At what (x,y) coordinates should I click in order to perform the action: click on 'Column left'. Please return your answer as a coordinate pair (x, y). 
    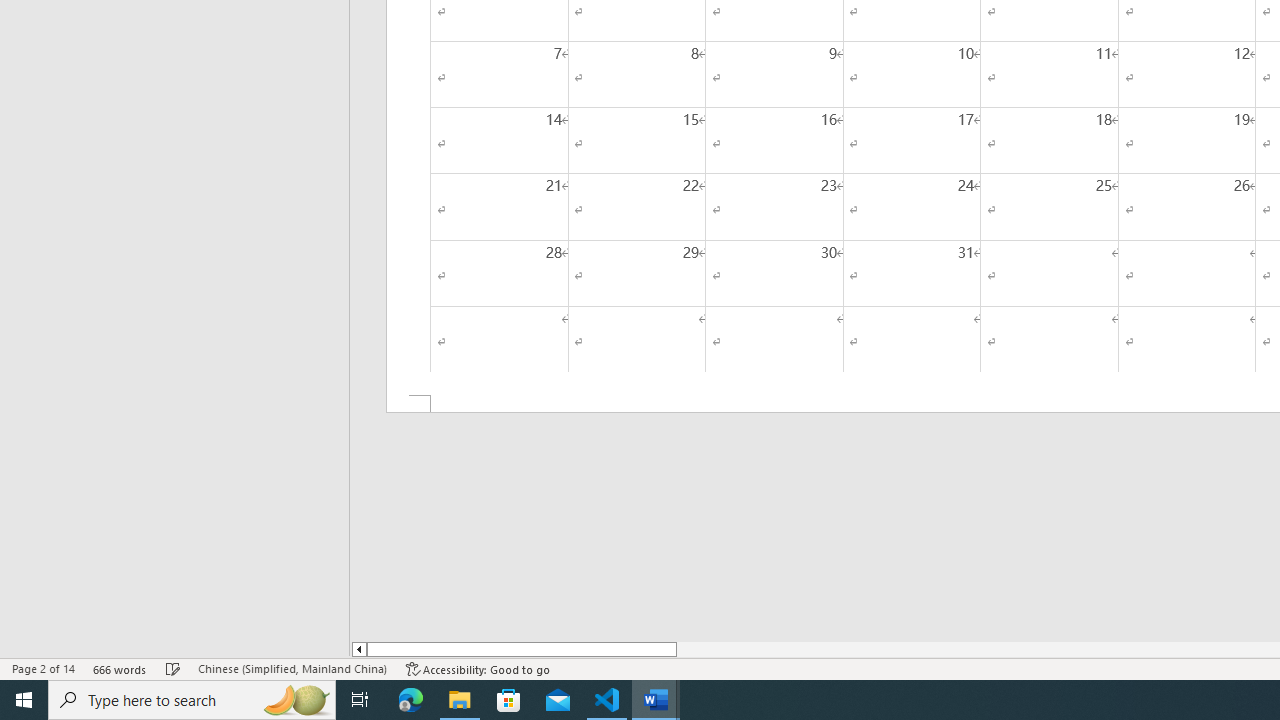
    Looking at the image, I should click on (358, 649).